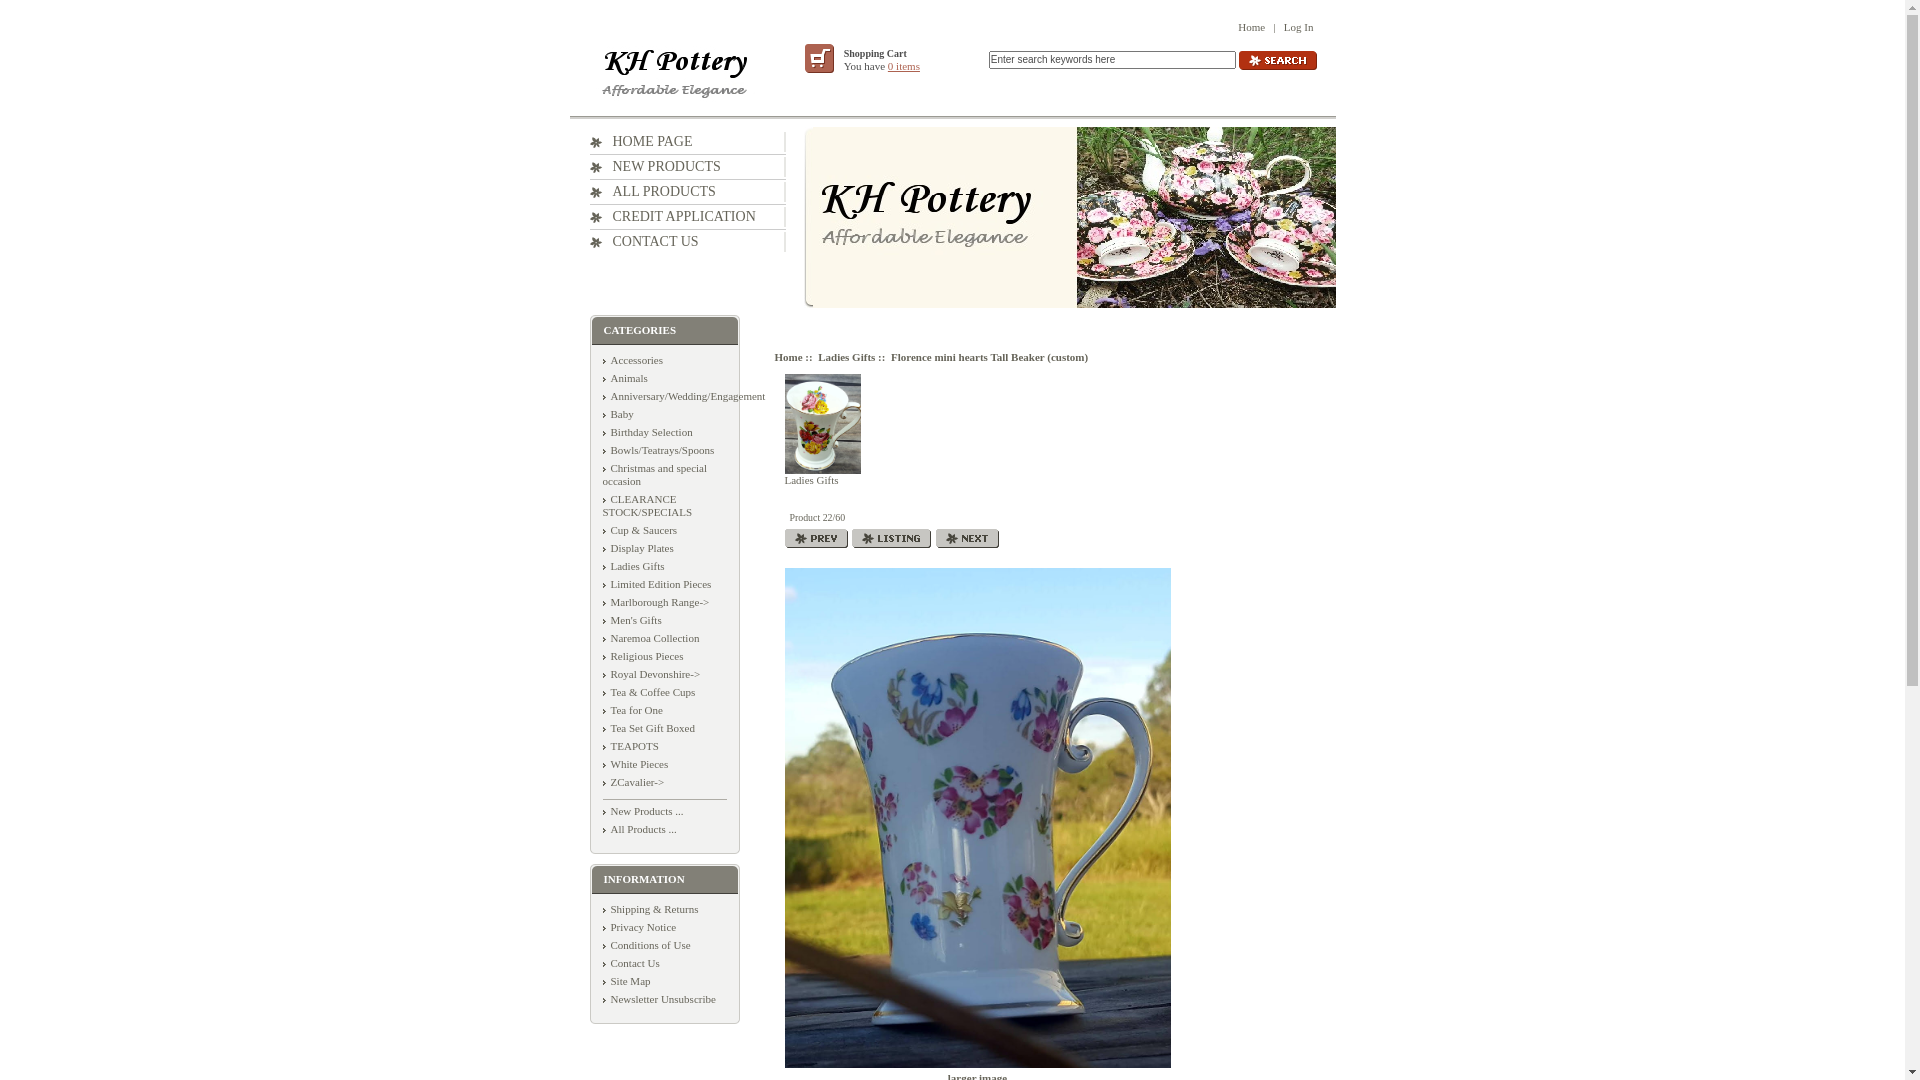 The image size is (1920, 1080). What do you see at coordinates (683, 396) in the screenshot?
I see `'Anniversary/Wedding/Engagement'` at bounding box center [683, 396].